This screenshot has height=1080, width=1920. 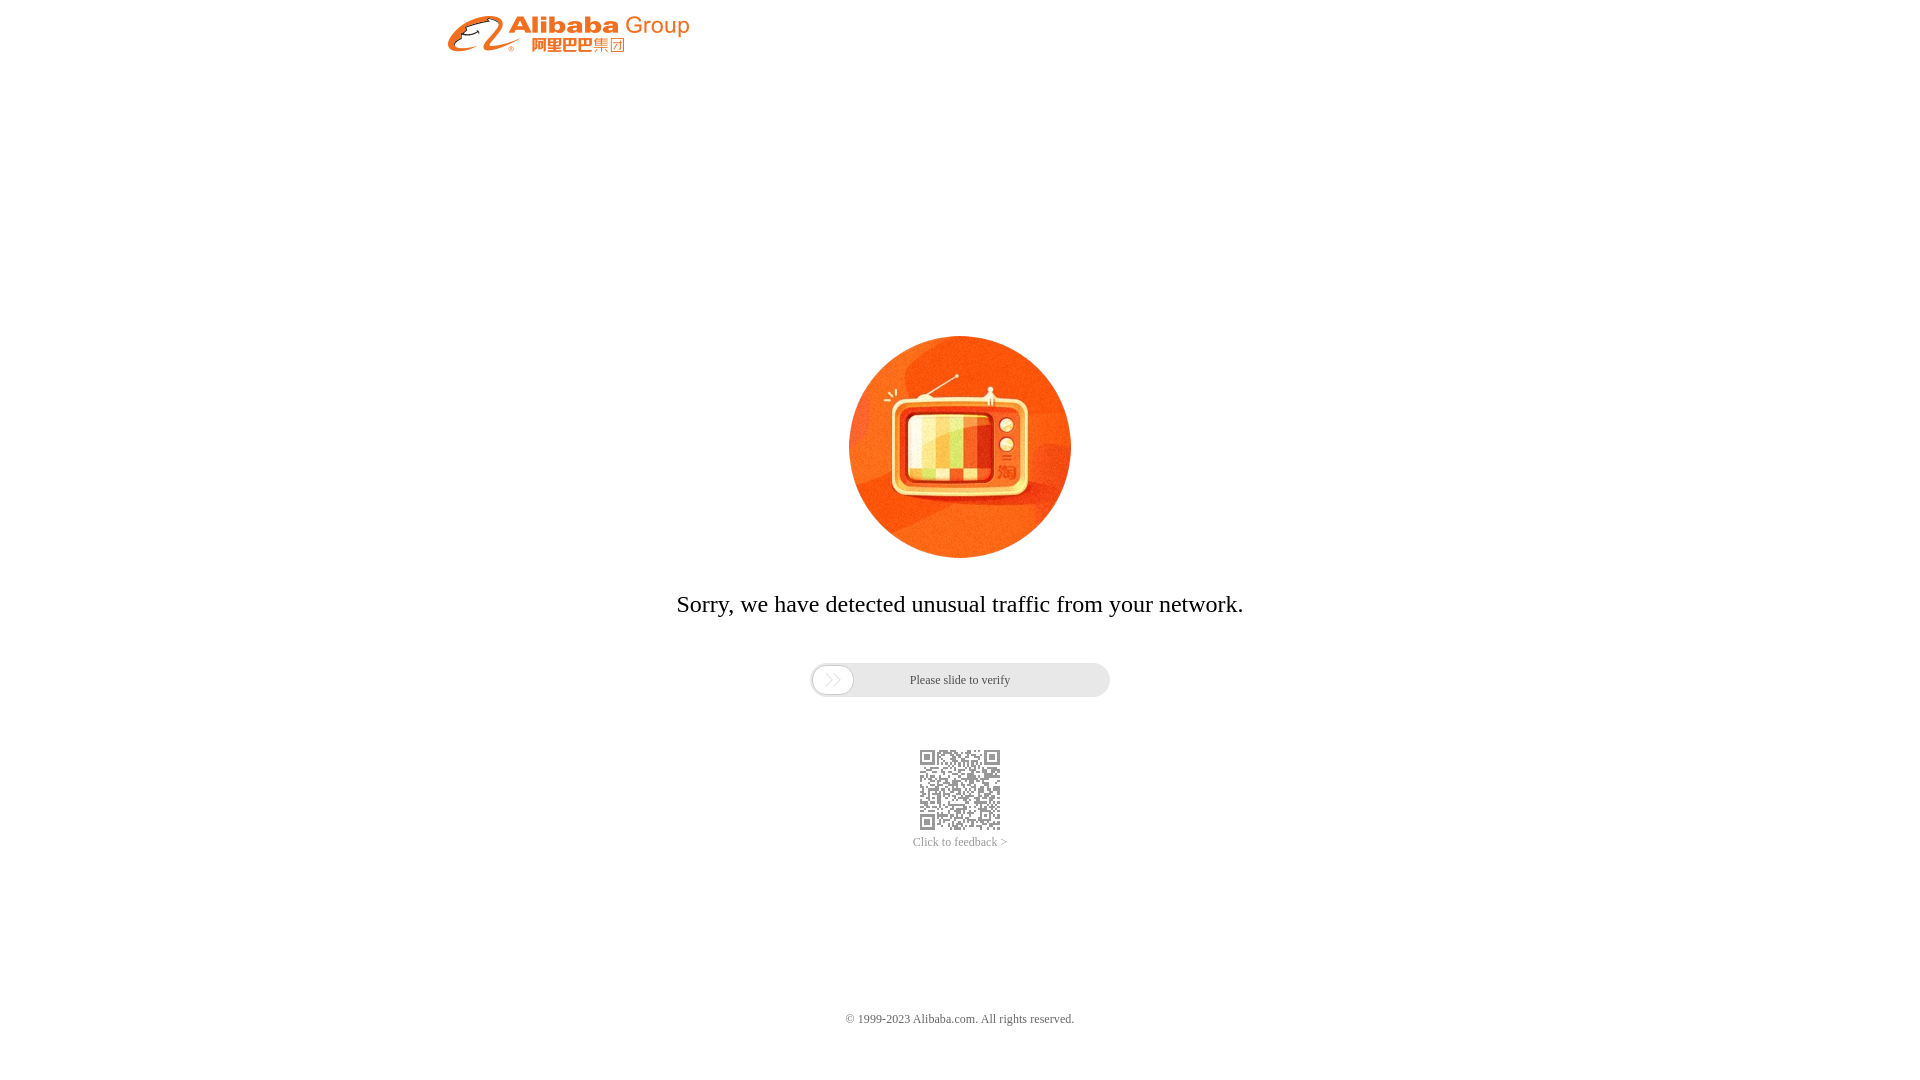 I want to click on 'Click to feedback >', so click(x=960, y=842).